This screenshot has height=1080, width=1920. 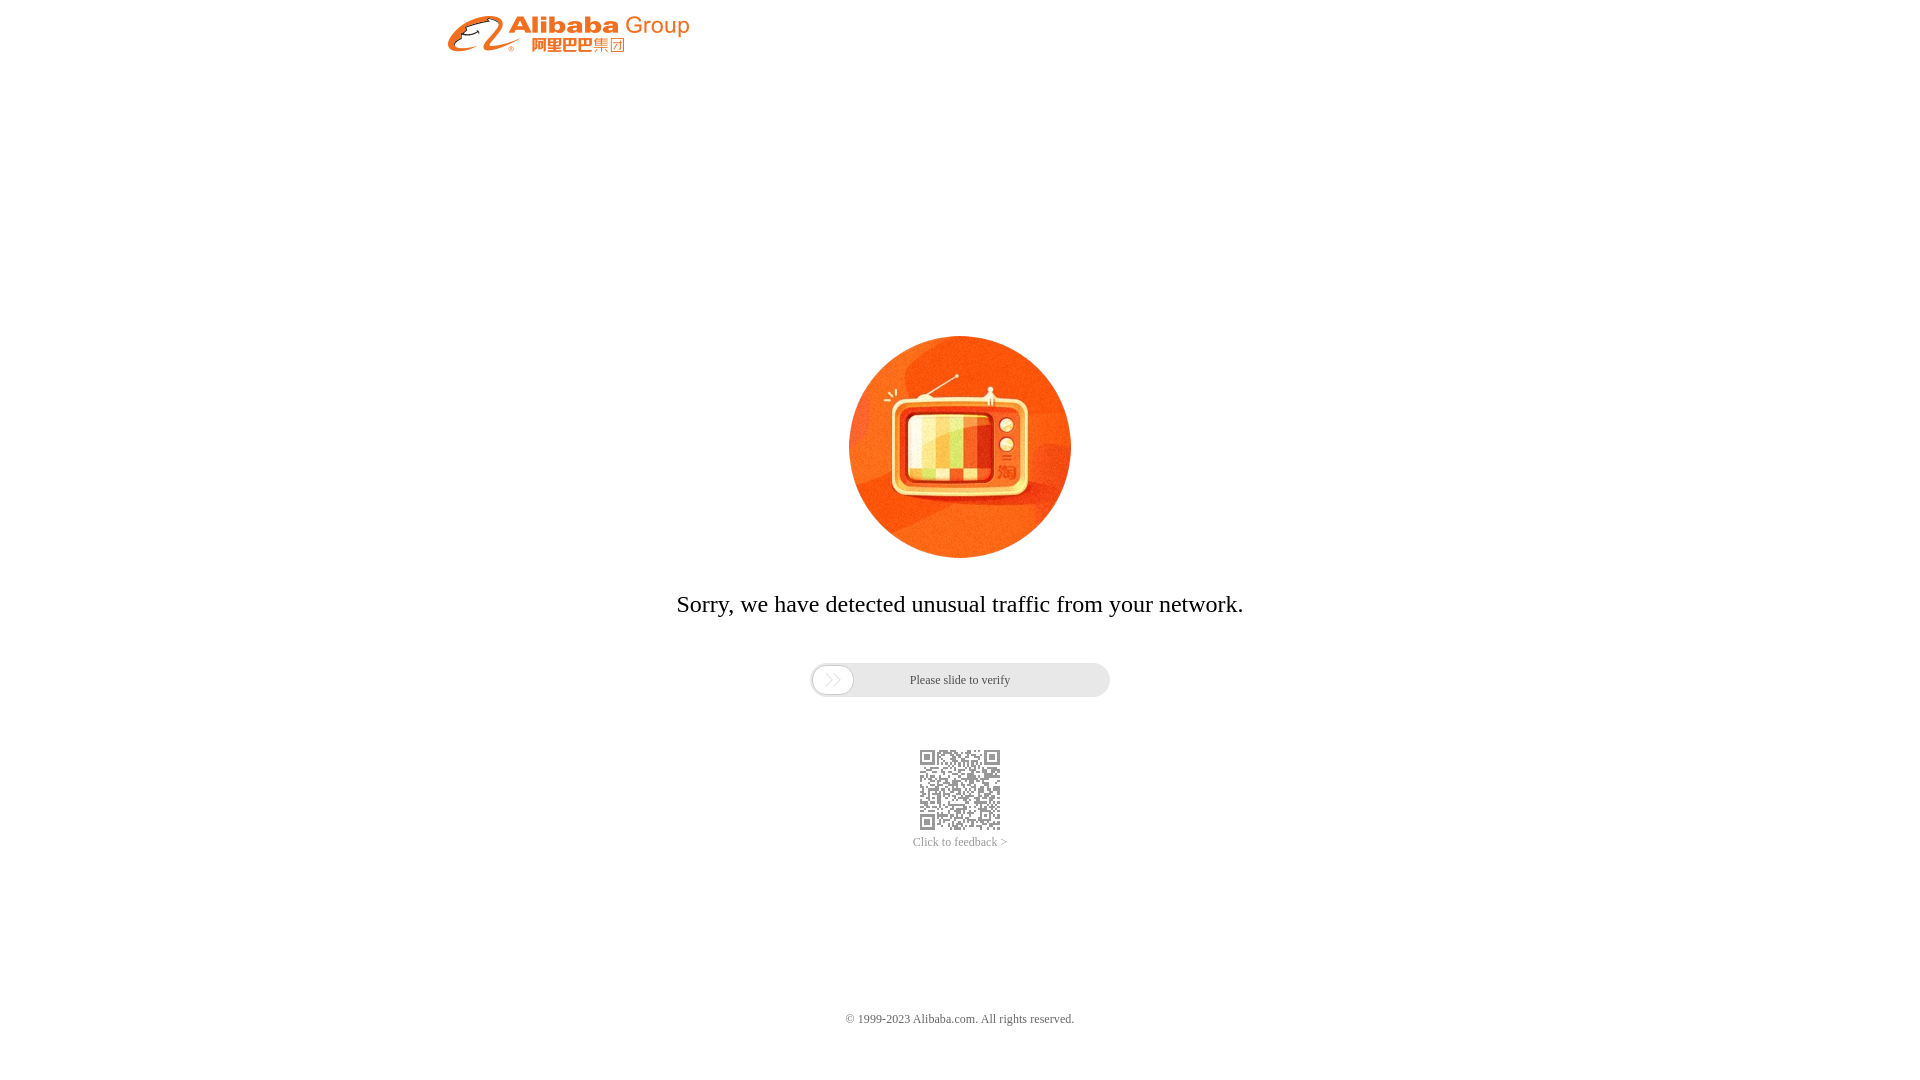 I want to click on 'Click to feedback >', so click(x=960, y=842).